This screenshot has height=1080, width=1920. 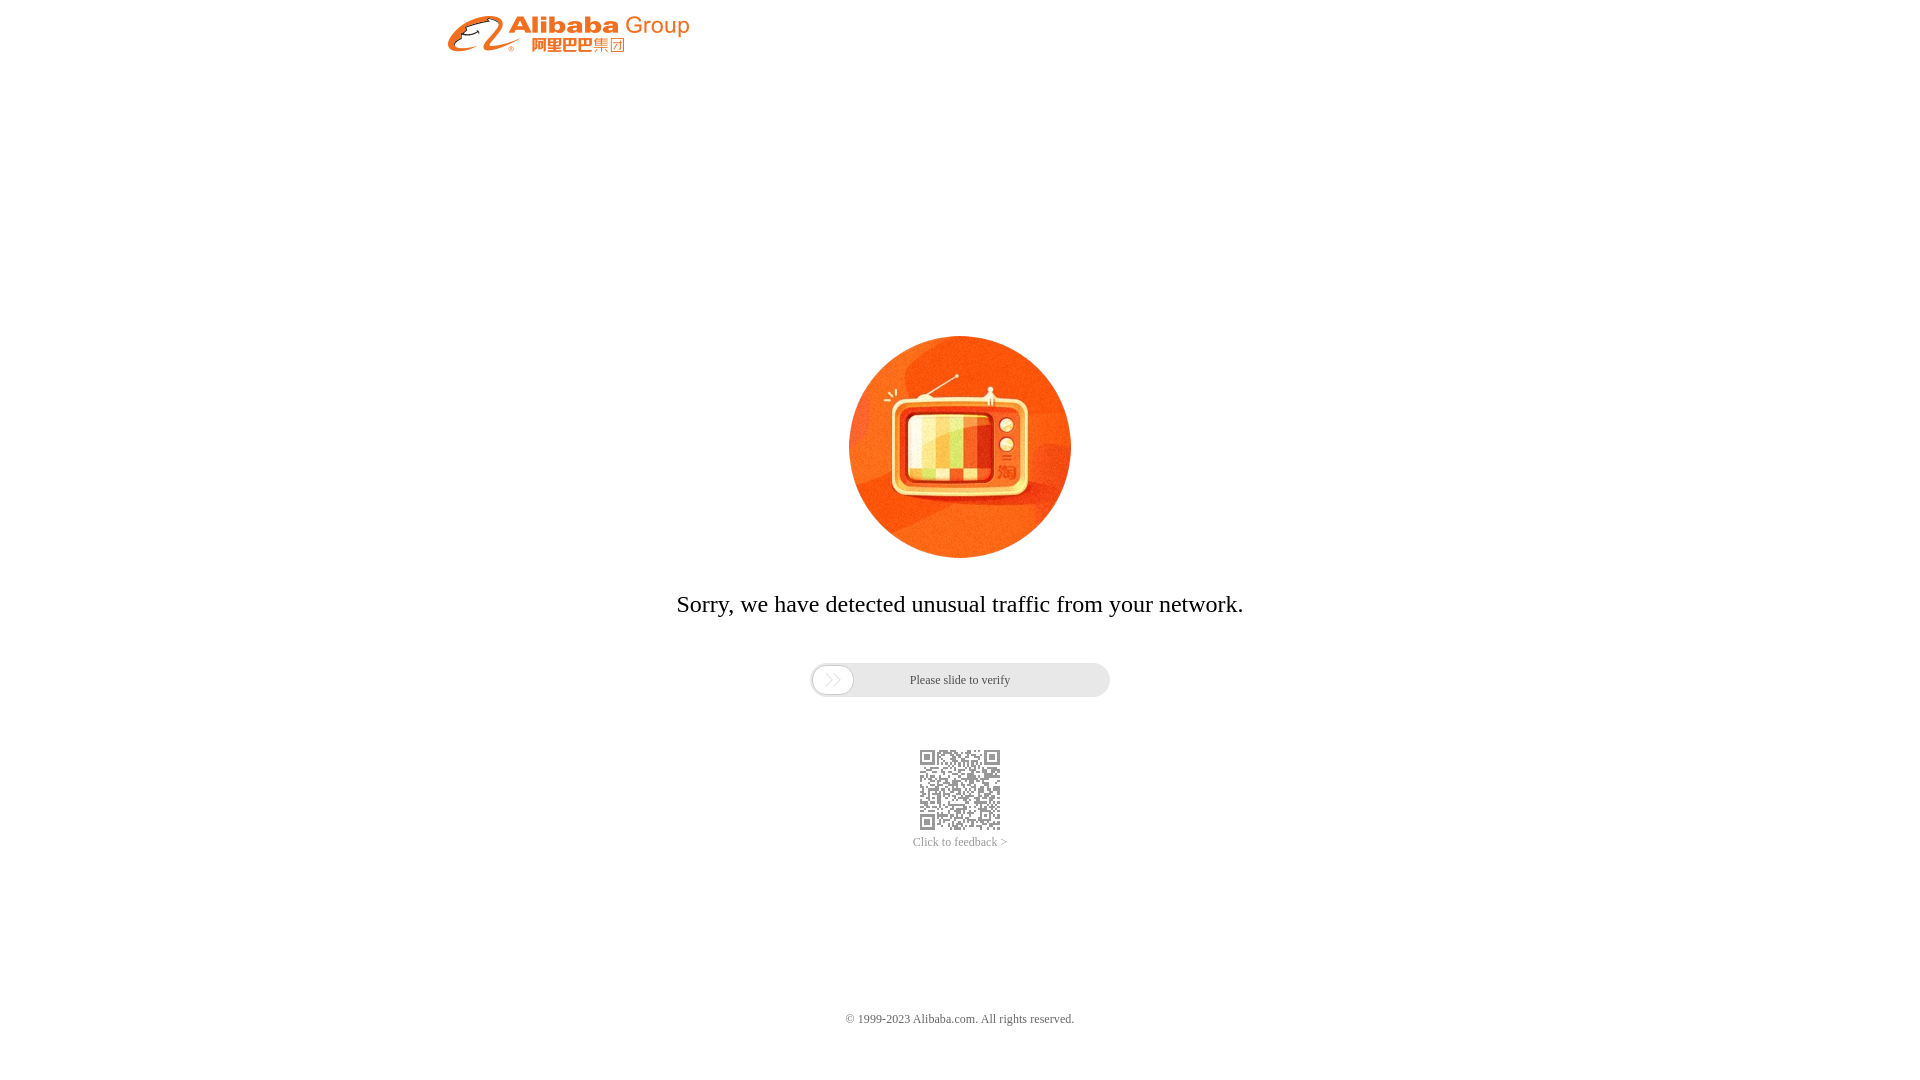 I want to click on 'Click to feedback >', so click(x=960, y=842).